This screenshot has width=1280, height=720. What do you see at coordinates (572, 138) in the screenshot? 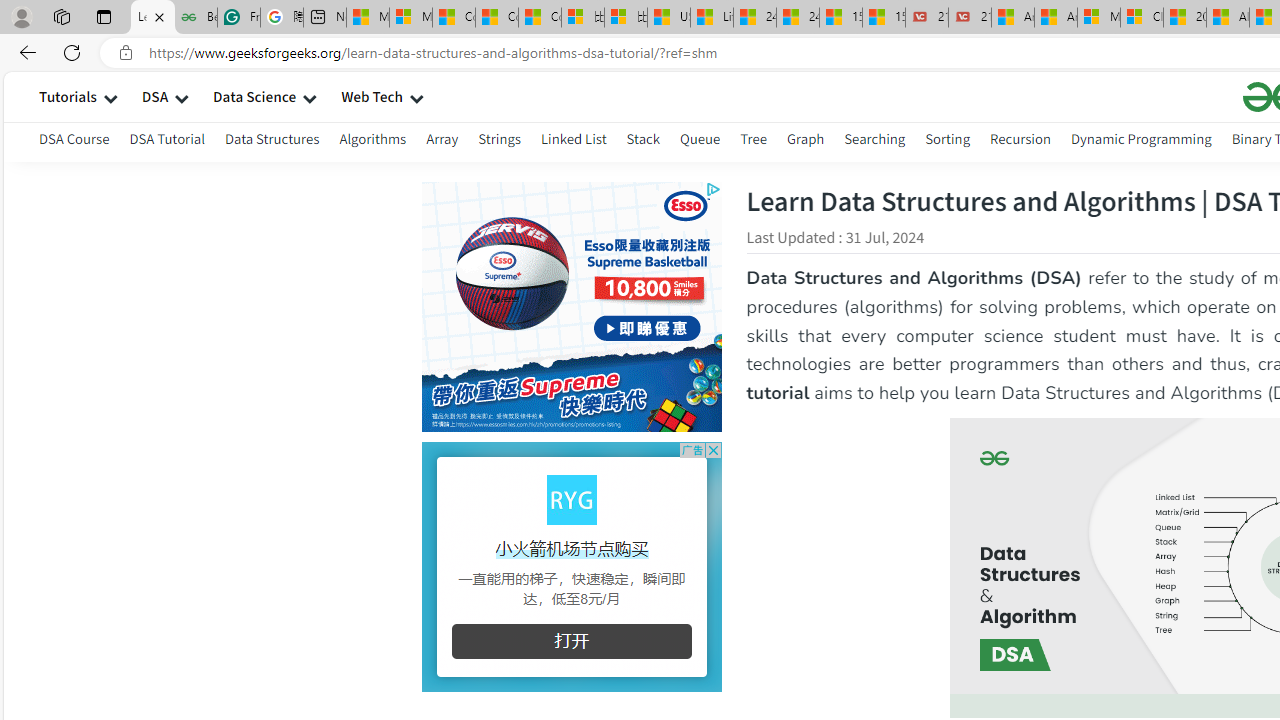
I see `'Linked List'` at bounding box center [572, 138].